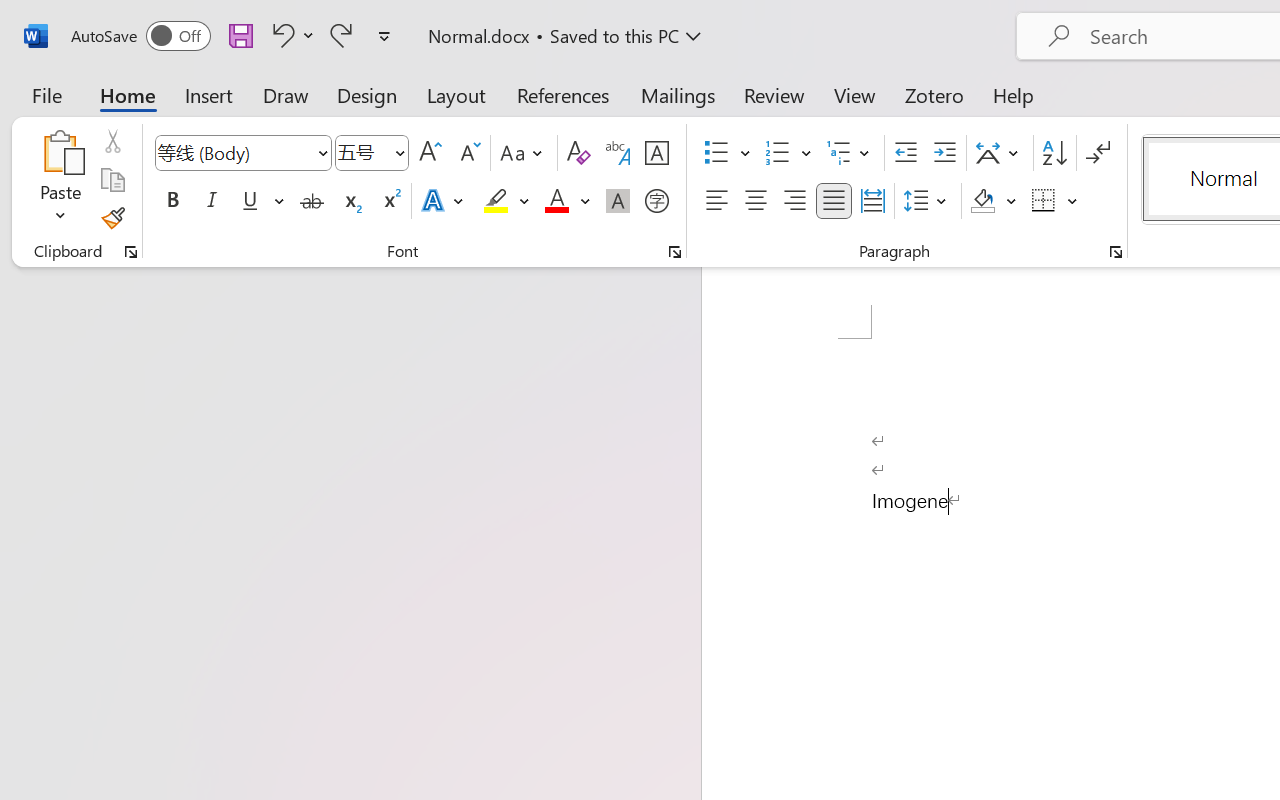 The width and height of the screenshot is (1280, 800). Describe the element at coordinates (943, 153) in the screenshot. I see `'Increase Indent'` at that location.